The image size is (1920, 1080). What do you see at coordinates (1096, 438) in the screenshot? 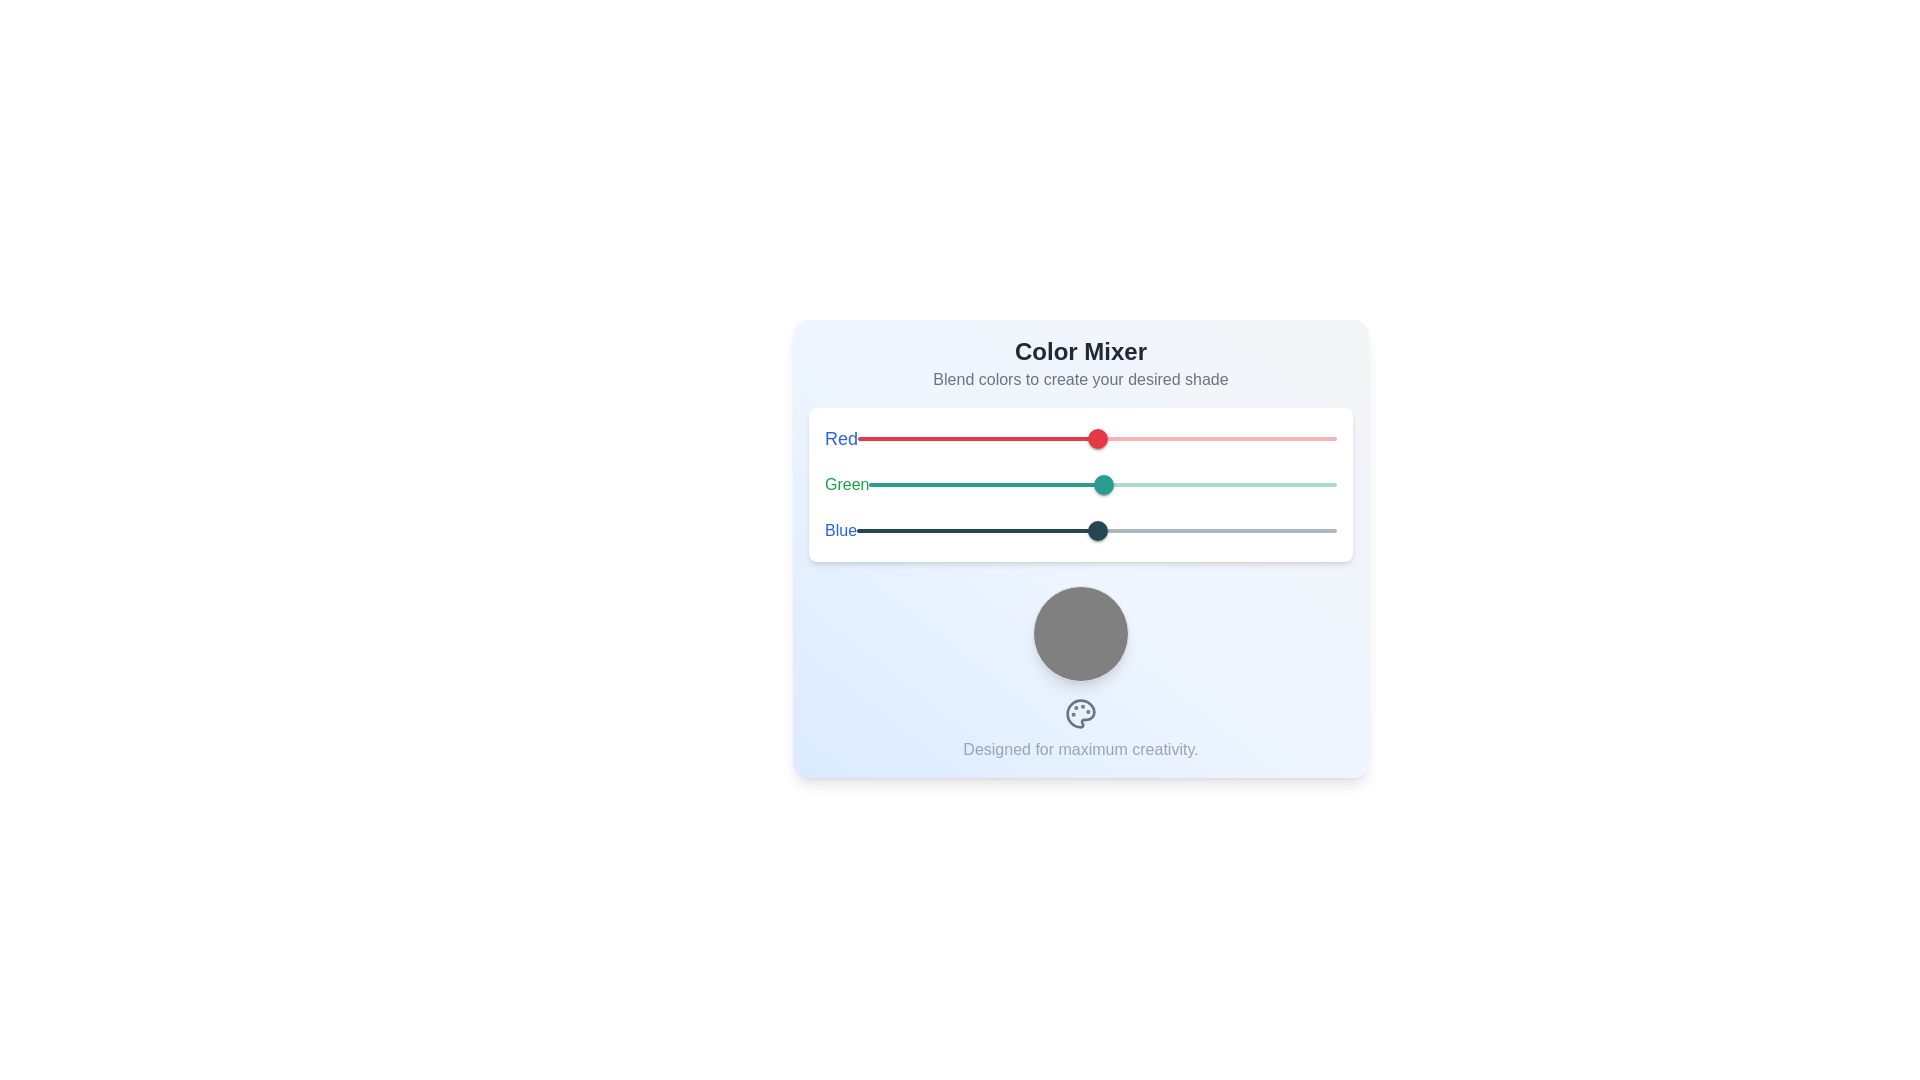
I see `the horizontal slider rail located under the 'Red' label in the slider component` at bounding box center [1096, 438].